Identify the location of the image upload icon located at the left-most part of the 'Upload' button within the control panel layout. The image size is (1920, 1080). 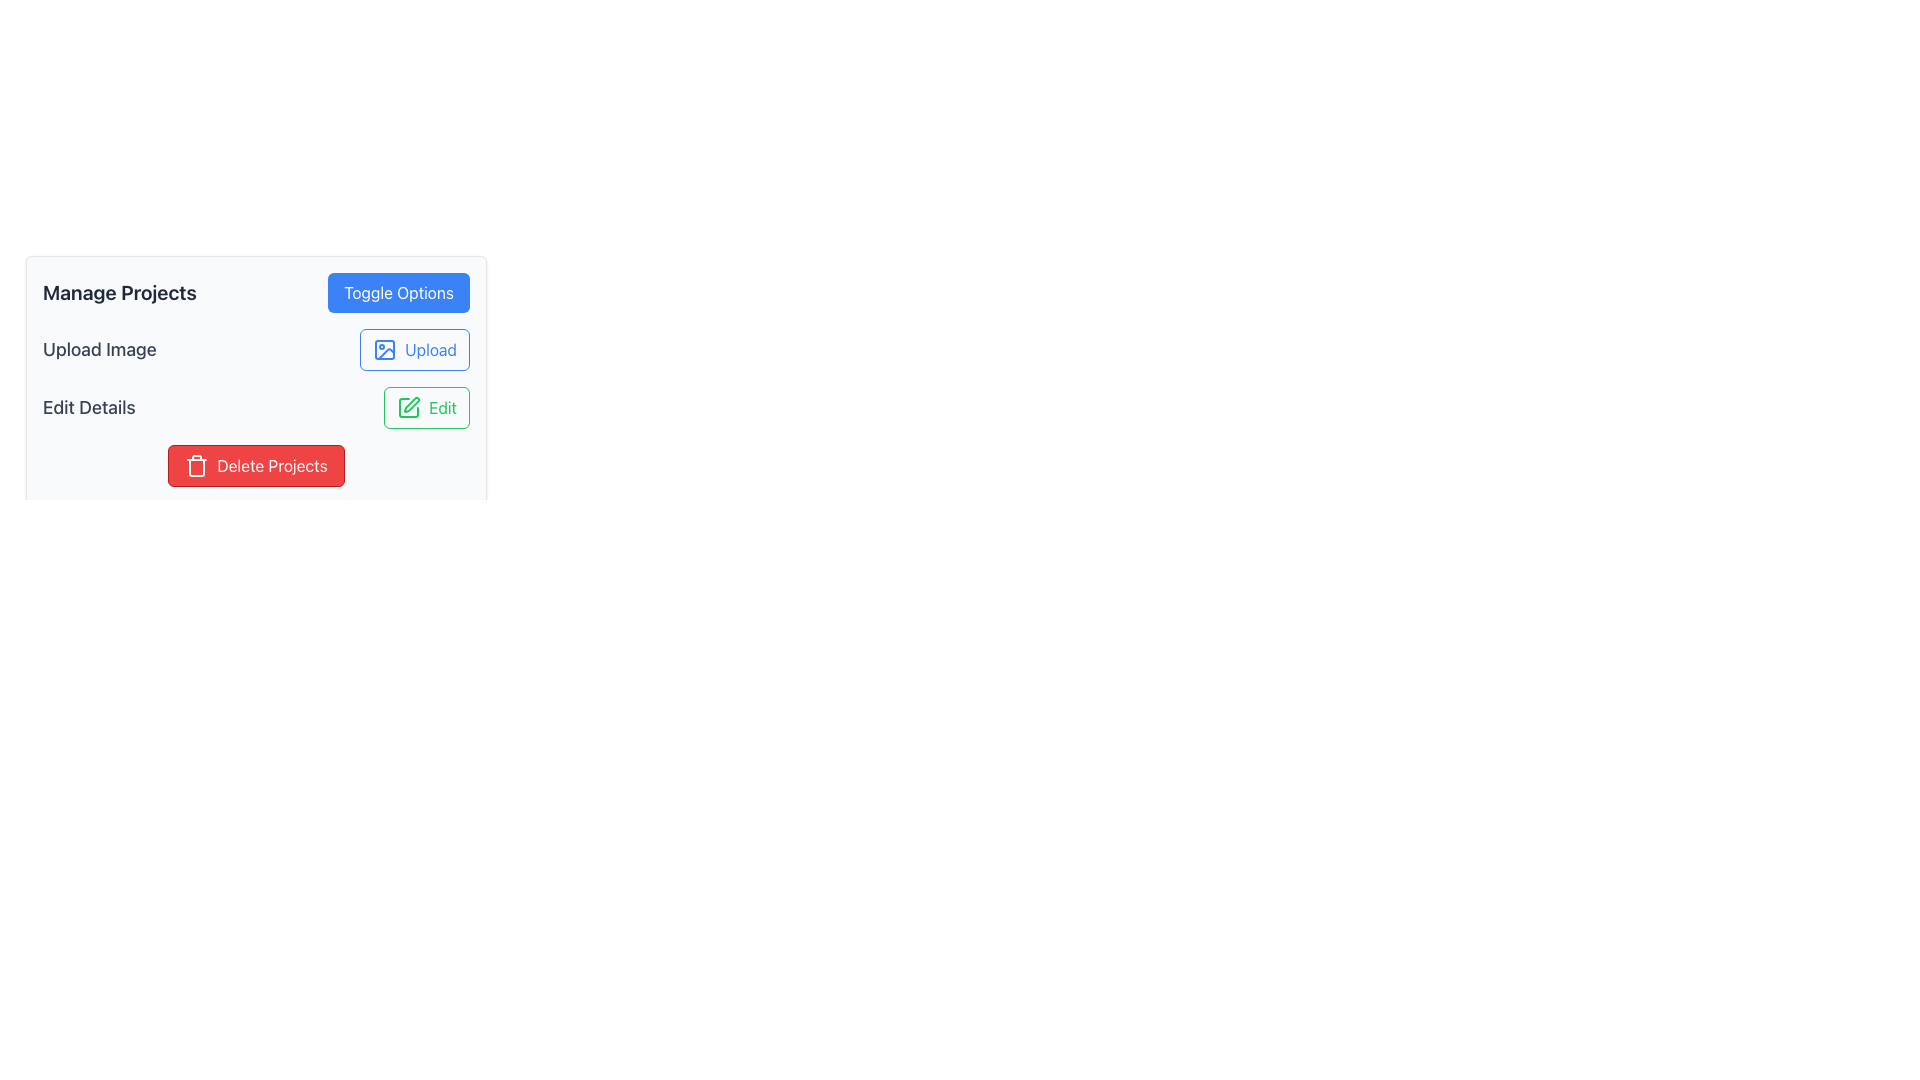
(385, 349).